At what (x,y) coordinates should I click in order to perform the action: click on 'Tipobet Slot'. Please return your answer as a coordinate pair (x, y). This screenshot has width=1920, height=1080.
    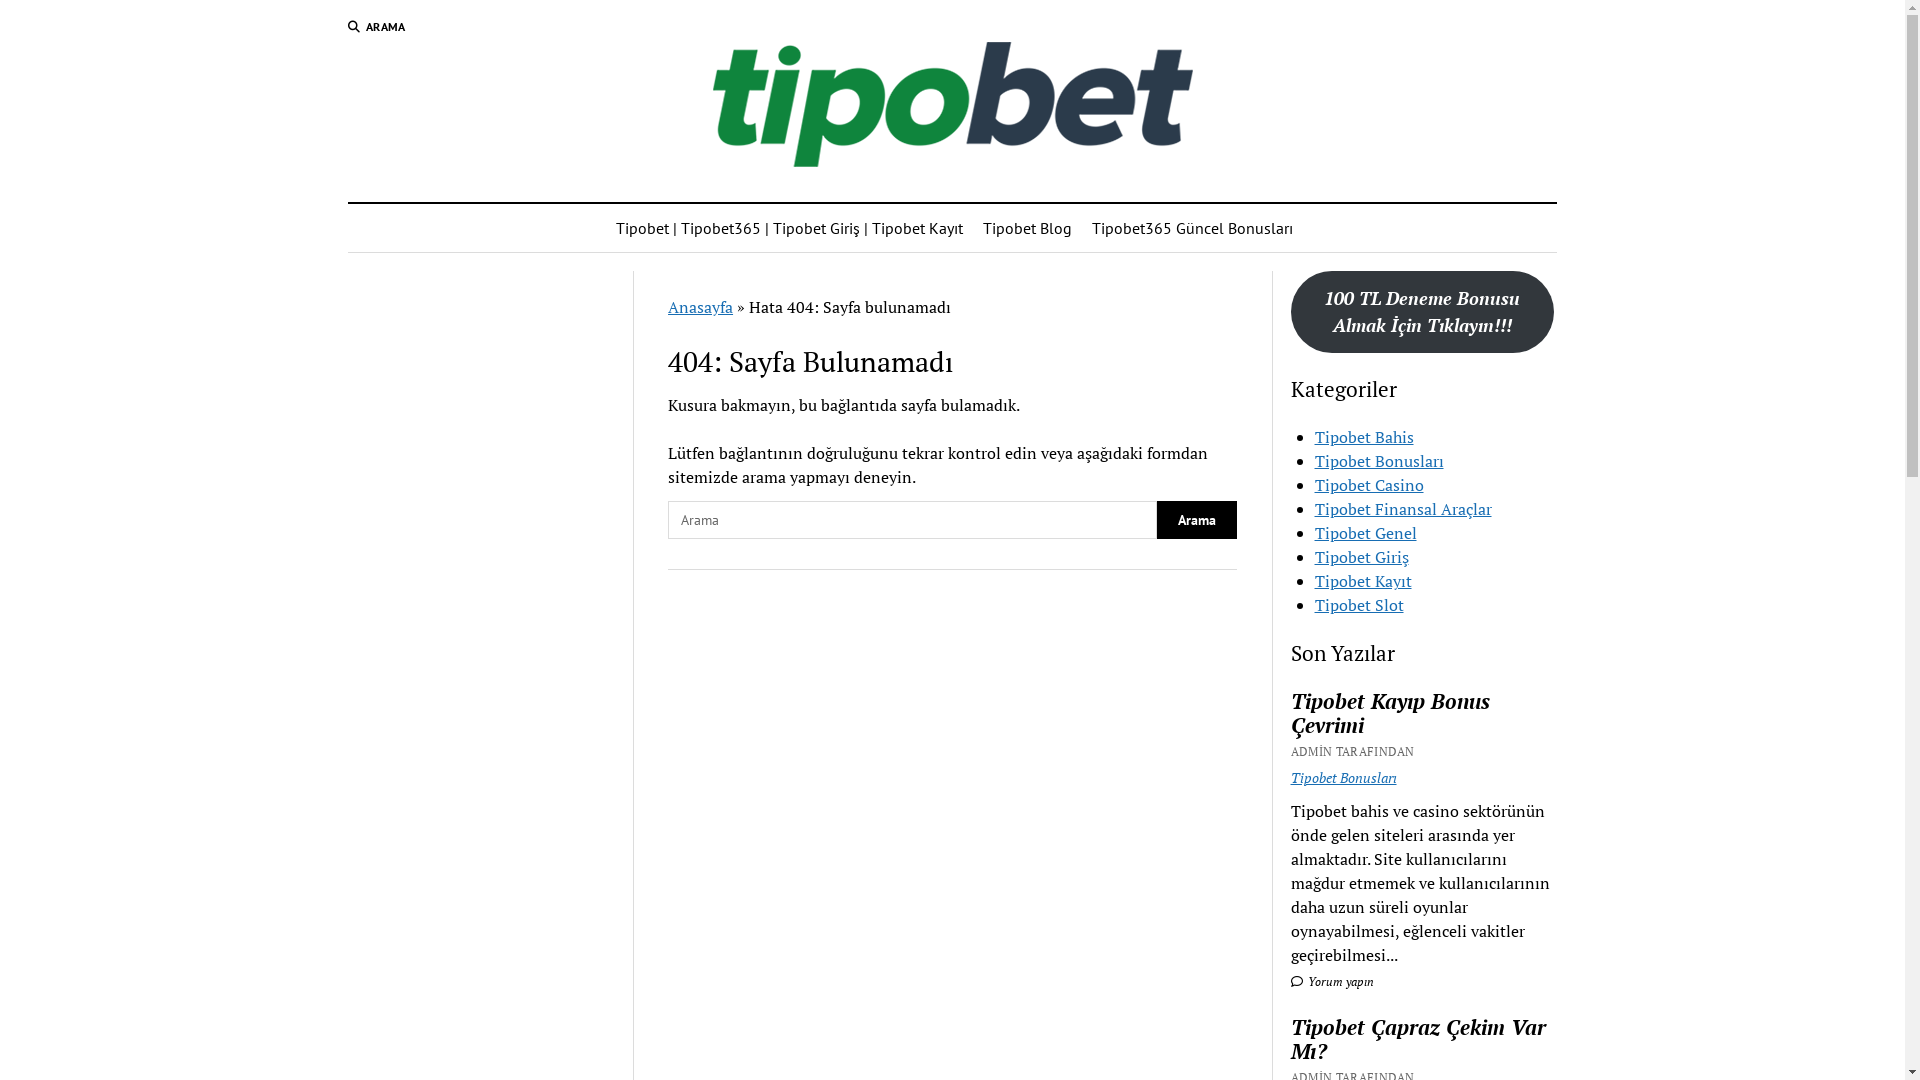
    Looking at the image, I should click on (1359, 604).